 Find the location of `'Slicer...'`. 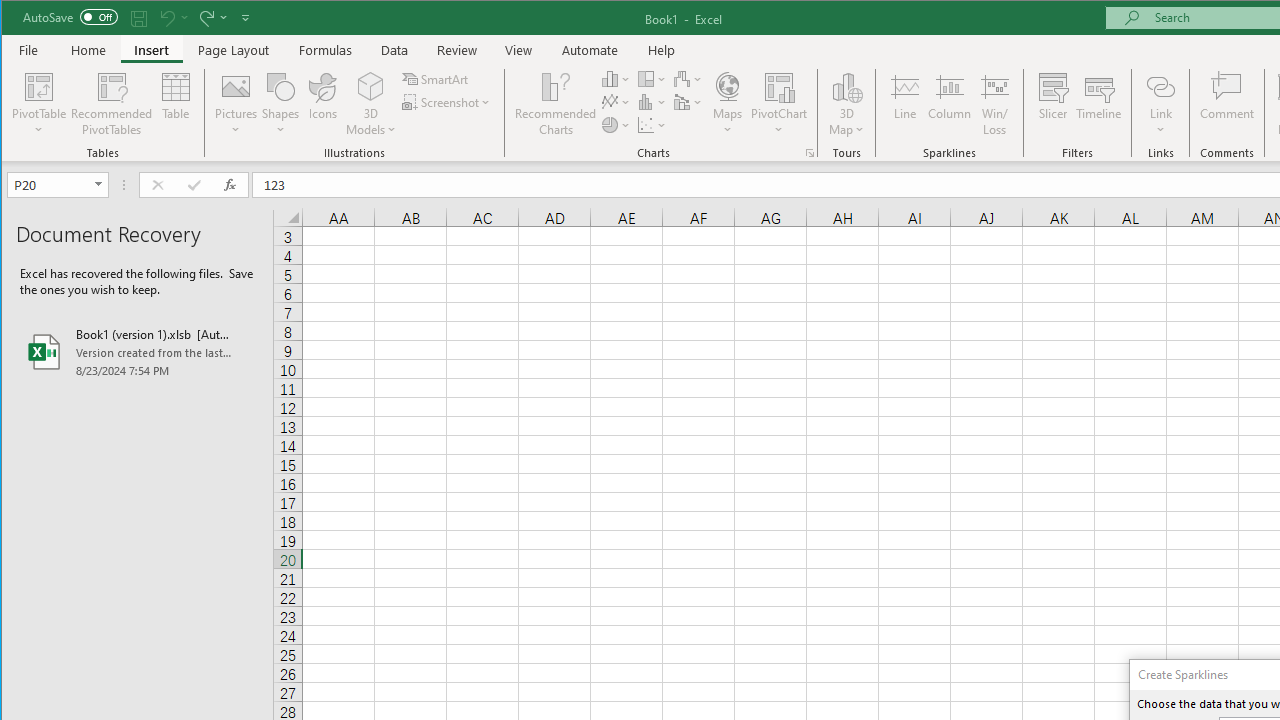

'Slicer...' is located at coordinates (1051, 104).